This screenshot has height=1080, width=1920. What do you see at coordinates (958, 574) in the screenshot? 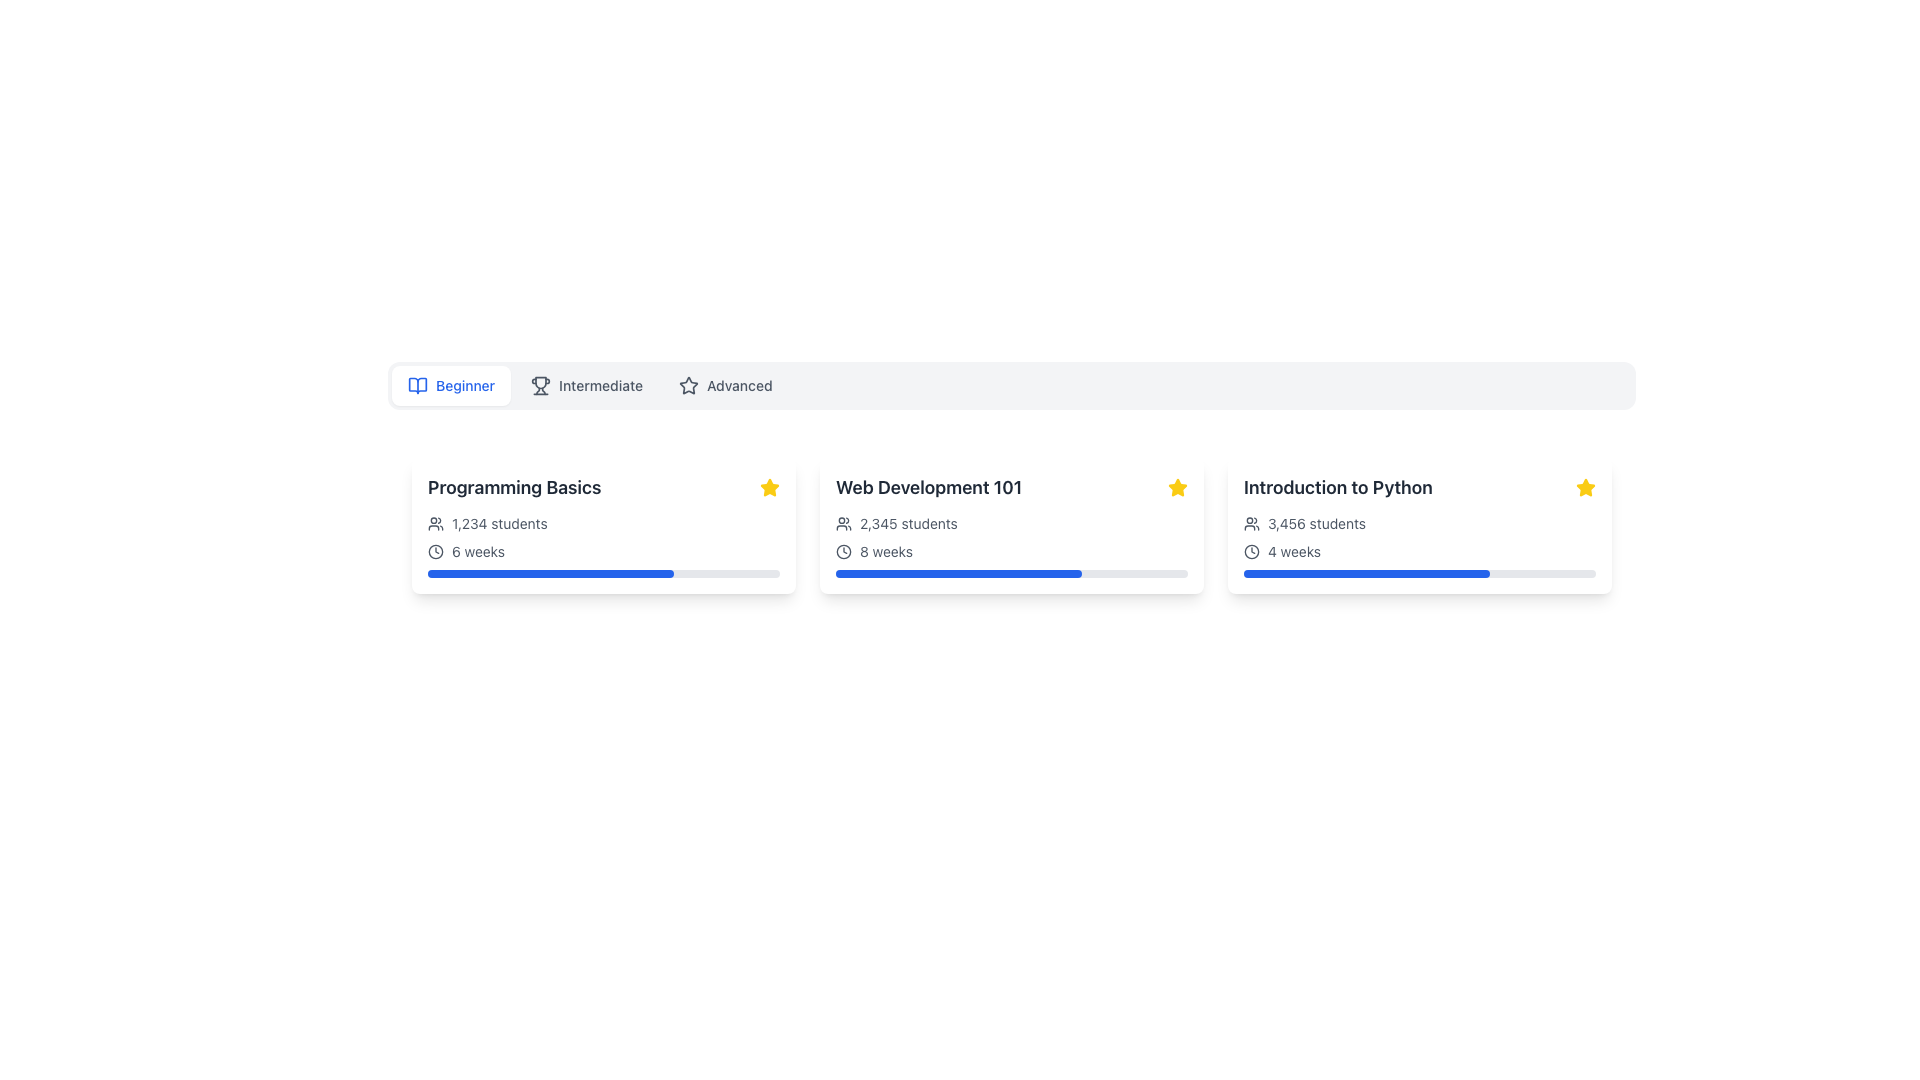
I see `the partially filled blue progress bar located at the bottom of the 'Web Development 101' card, which is centered horizontally and has rounded ends` at bounding box center [958, 574].